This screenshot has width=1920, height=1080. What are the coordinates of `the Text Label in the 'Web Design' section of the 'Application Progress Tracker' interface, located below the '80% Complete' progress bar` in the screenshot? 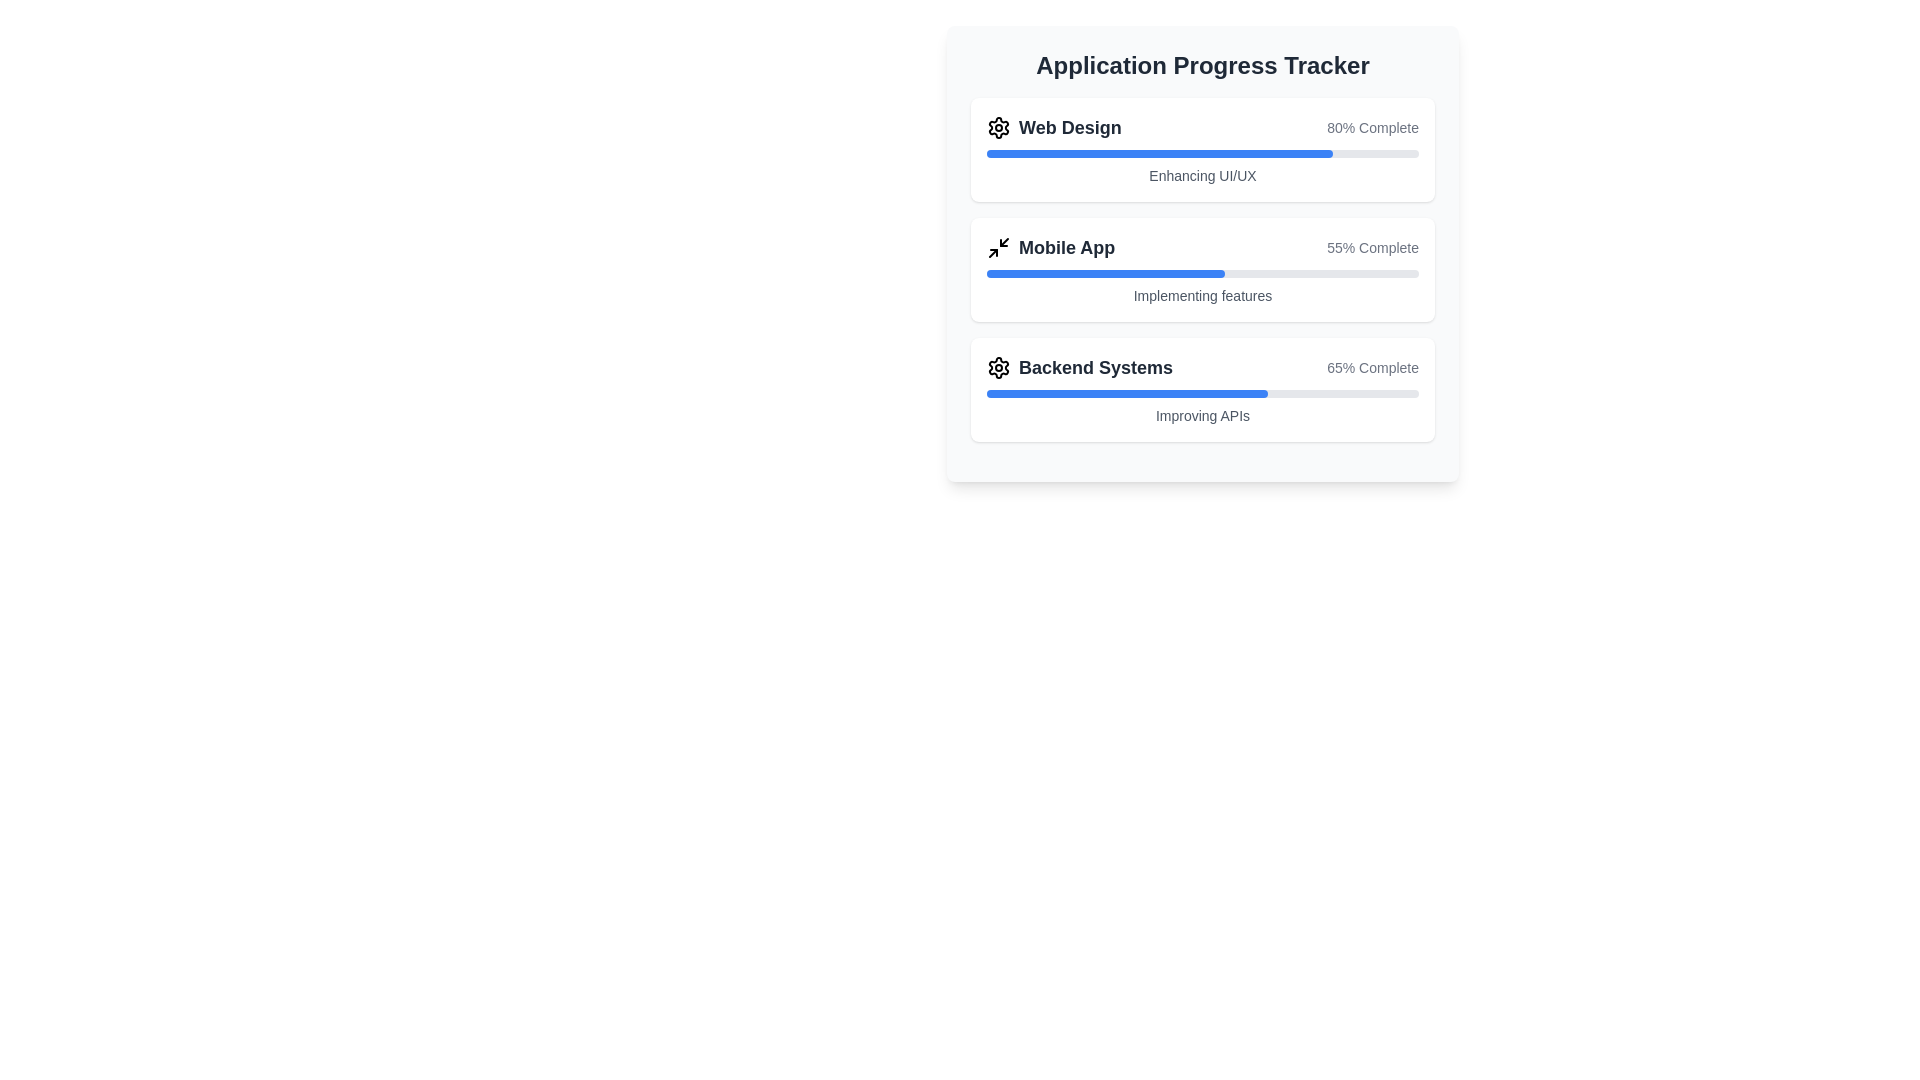 It's located at (1202, 175).